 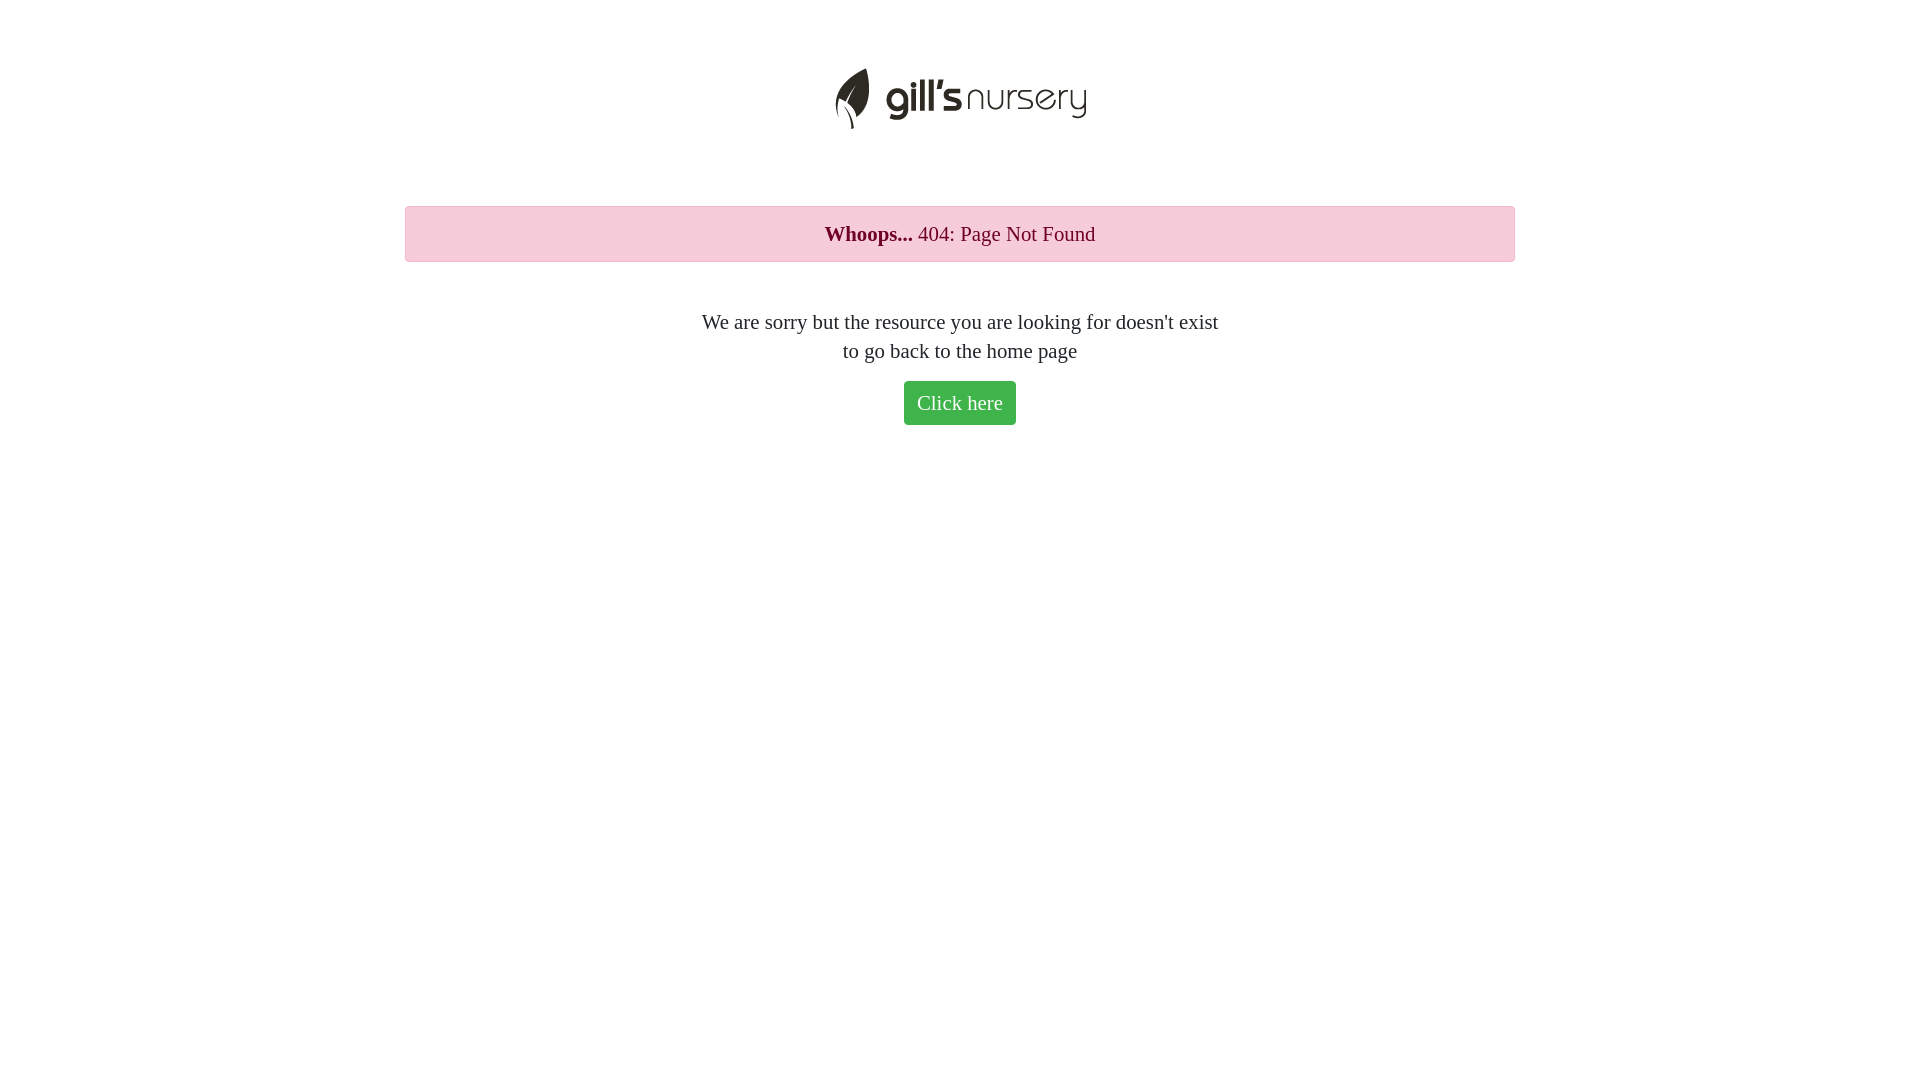 What do you see at coordinates (902, 402) in the screenshot?
I see `'Click here'` at bounding box center [902, 402].